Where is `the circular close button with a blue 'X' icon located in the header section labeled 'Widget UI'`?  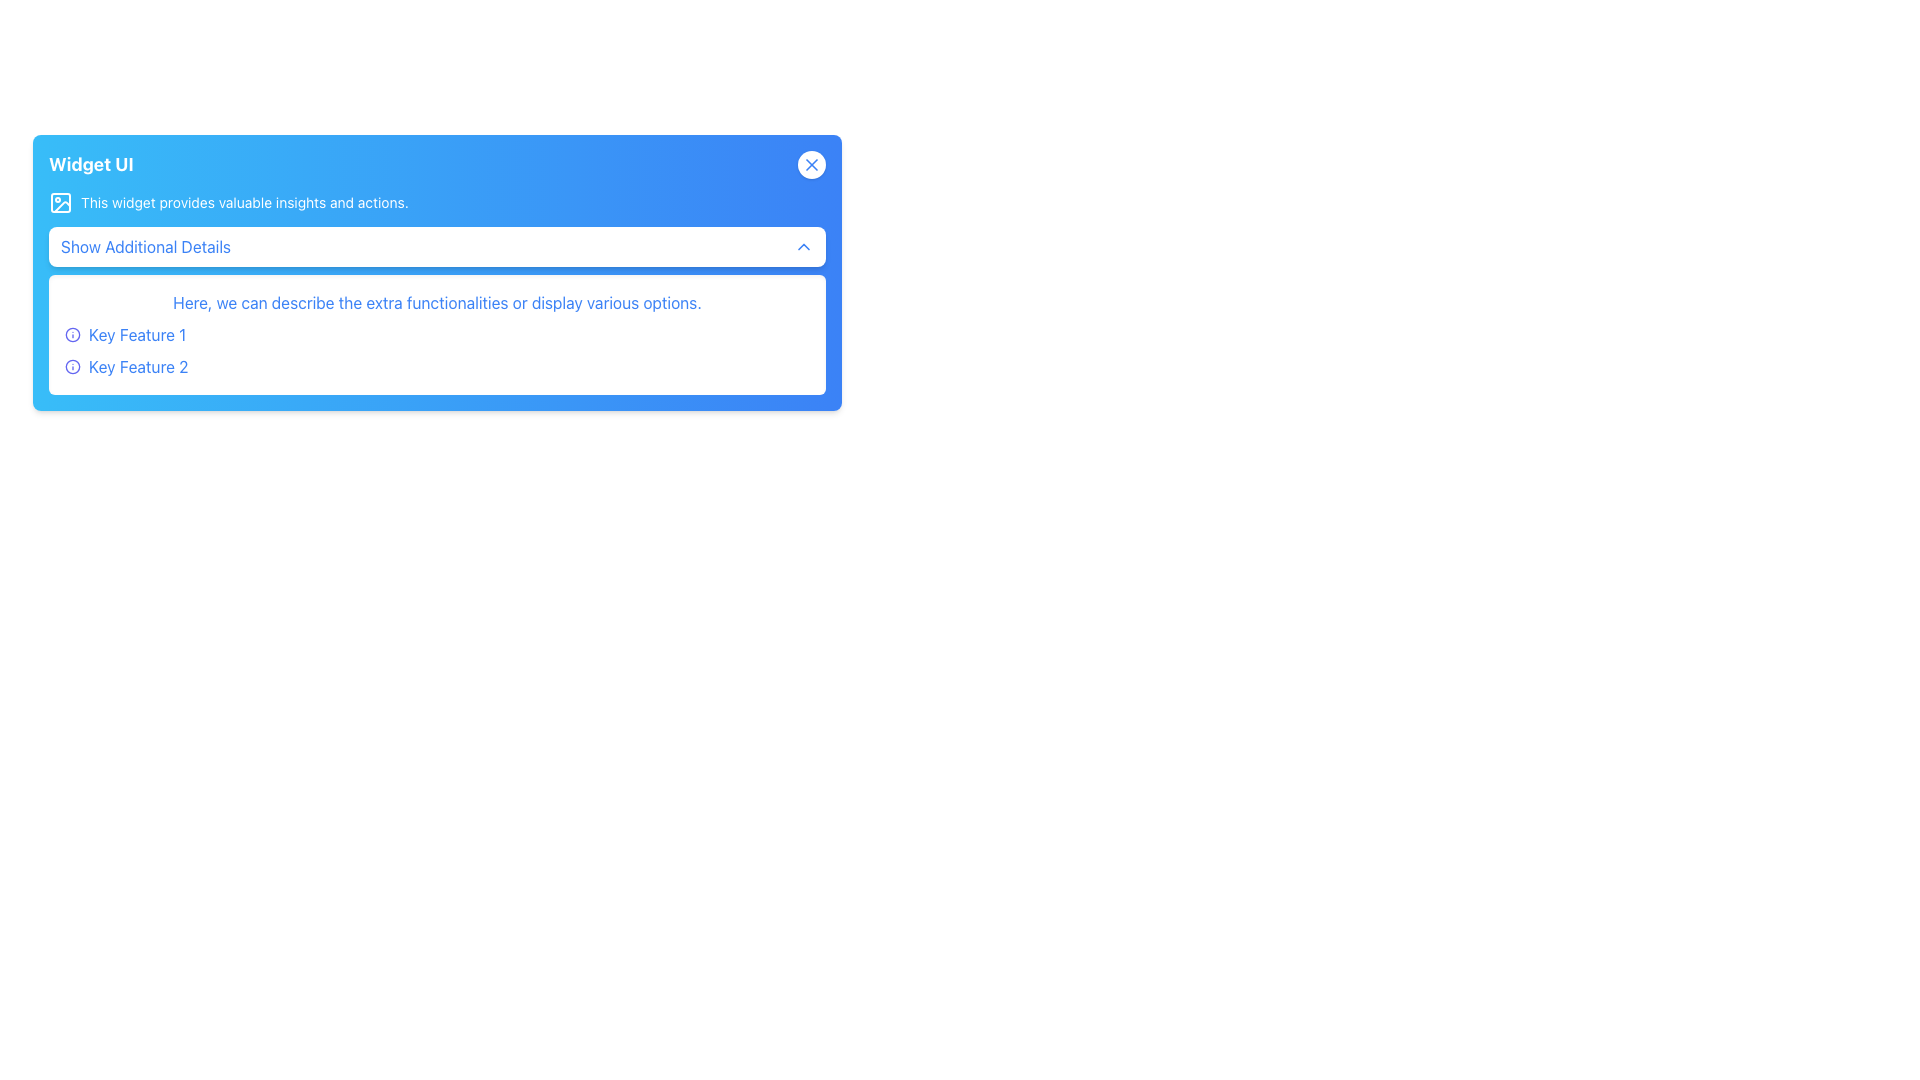
the circular close button with a blue 'X' icon located in the header section labeled 'Widget UI' is located at coordinates (811, 164).